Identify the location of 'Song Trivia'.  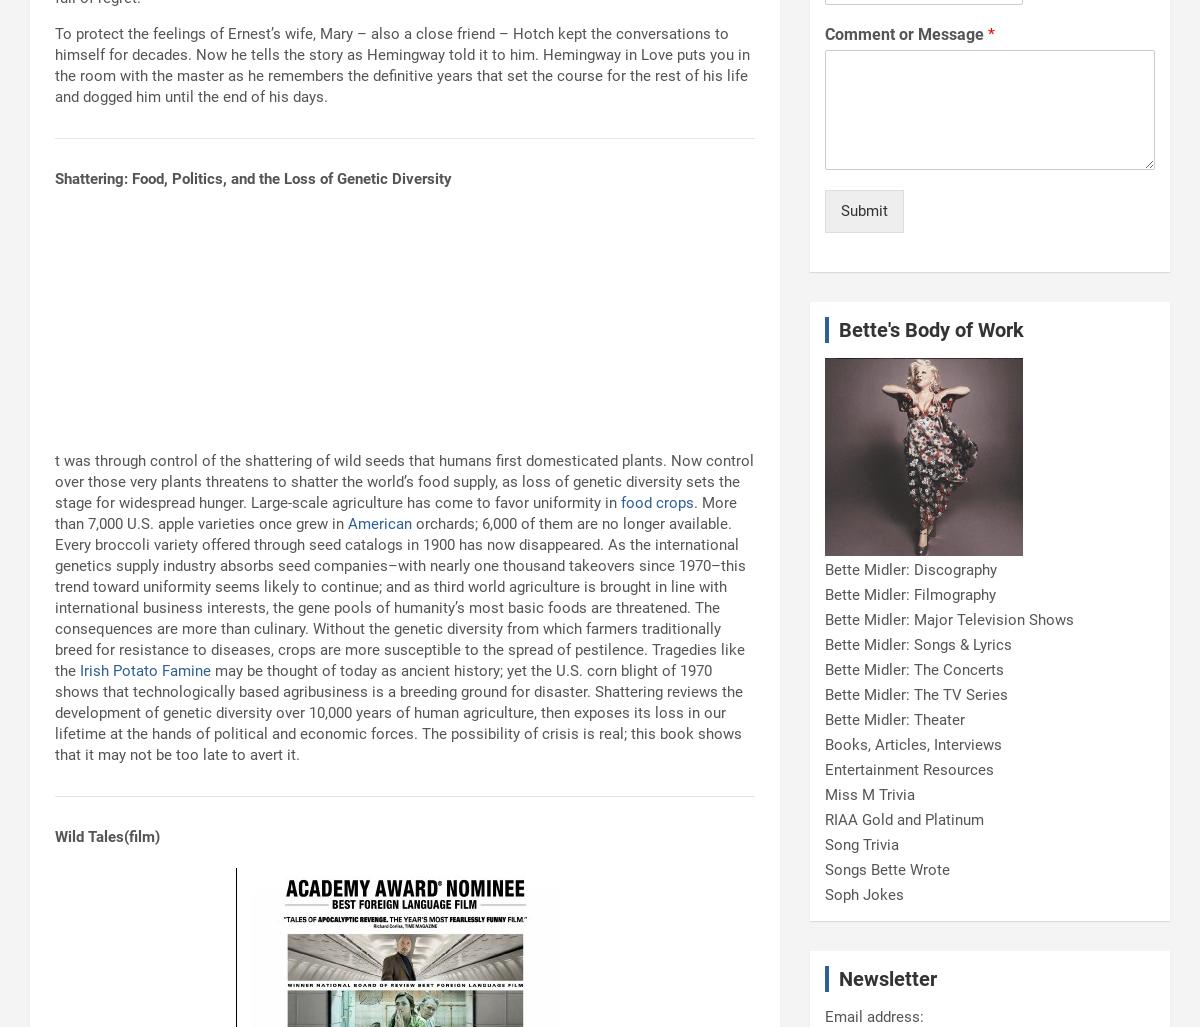
(860, 845).